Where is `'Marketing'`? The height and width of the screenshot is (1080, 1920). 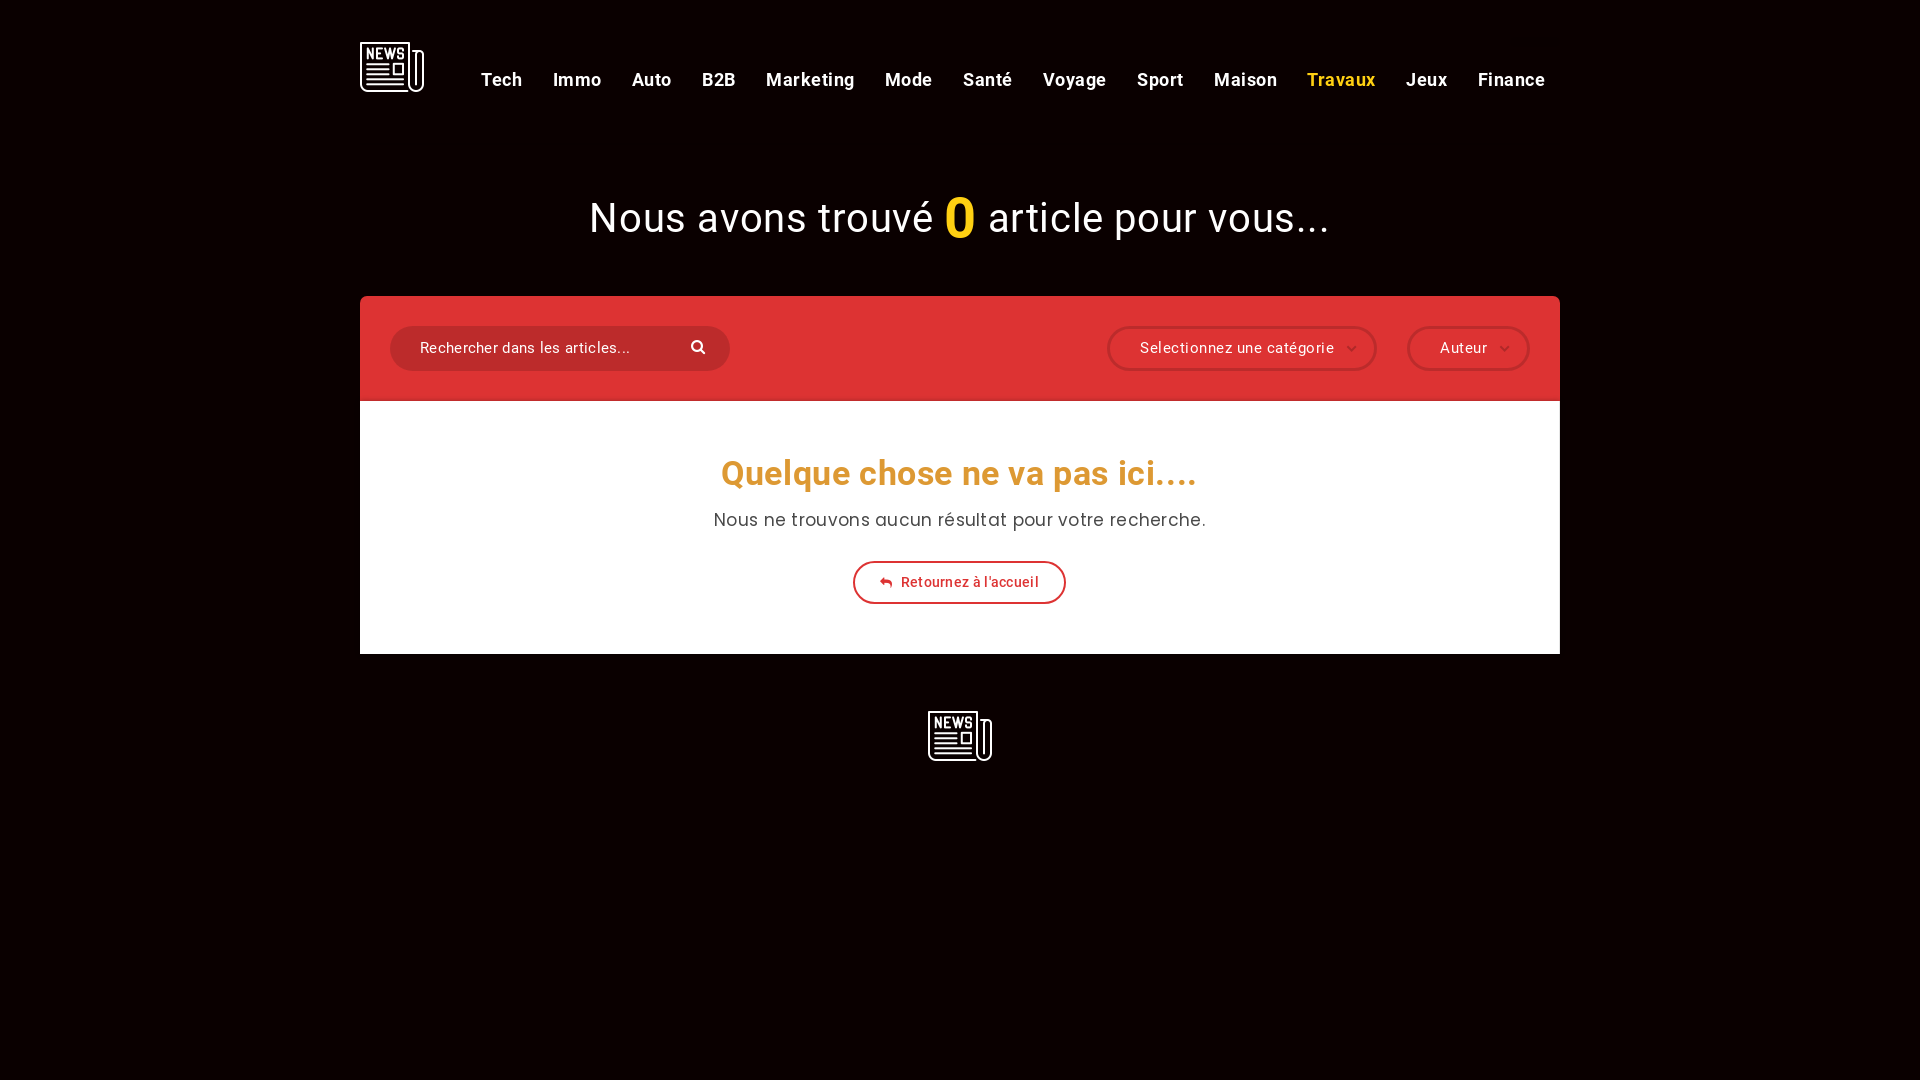
'Marketing' is located at coordinates (765, 79).